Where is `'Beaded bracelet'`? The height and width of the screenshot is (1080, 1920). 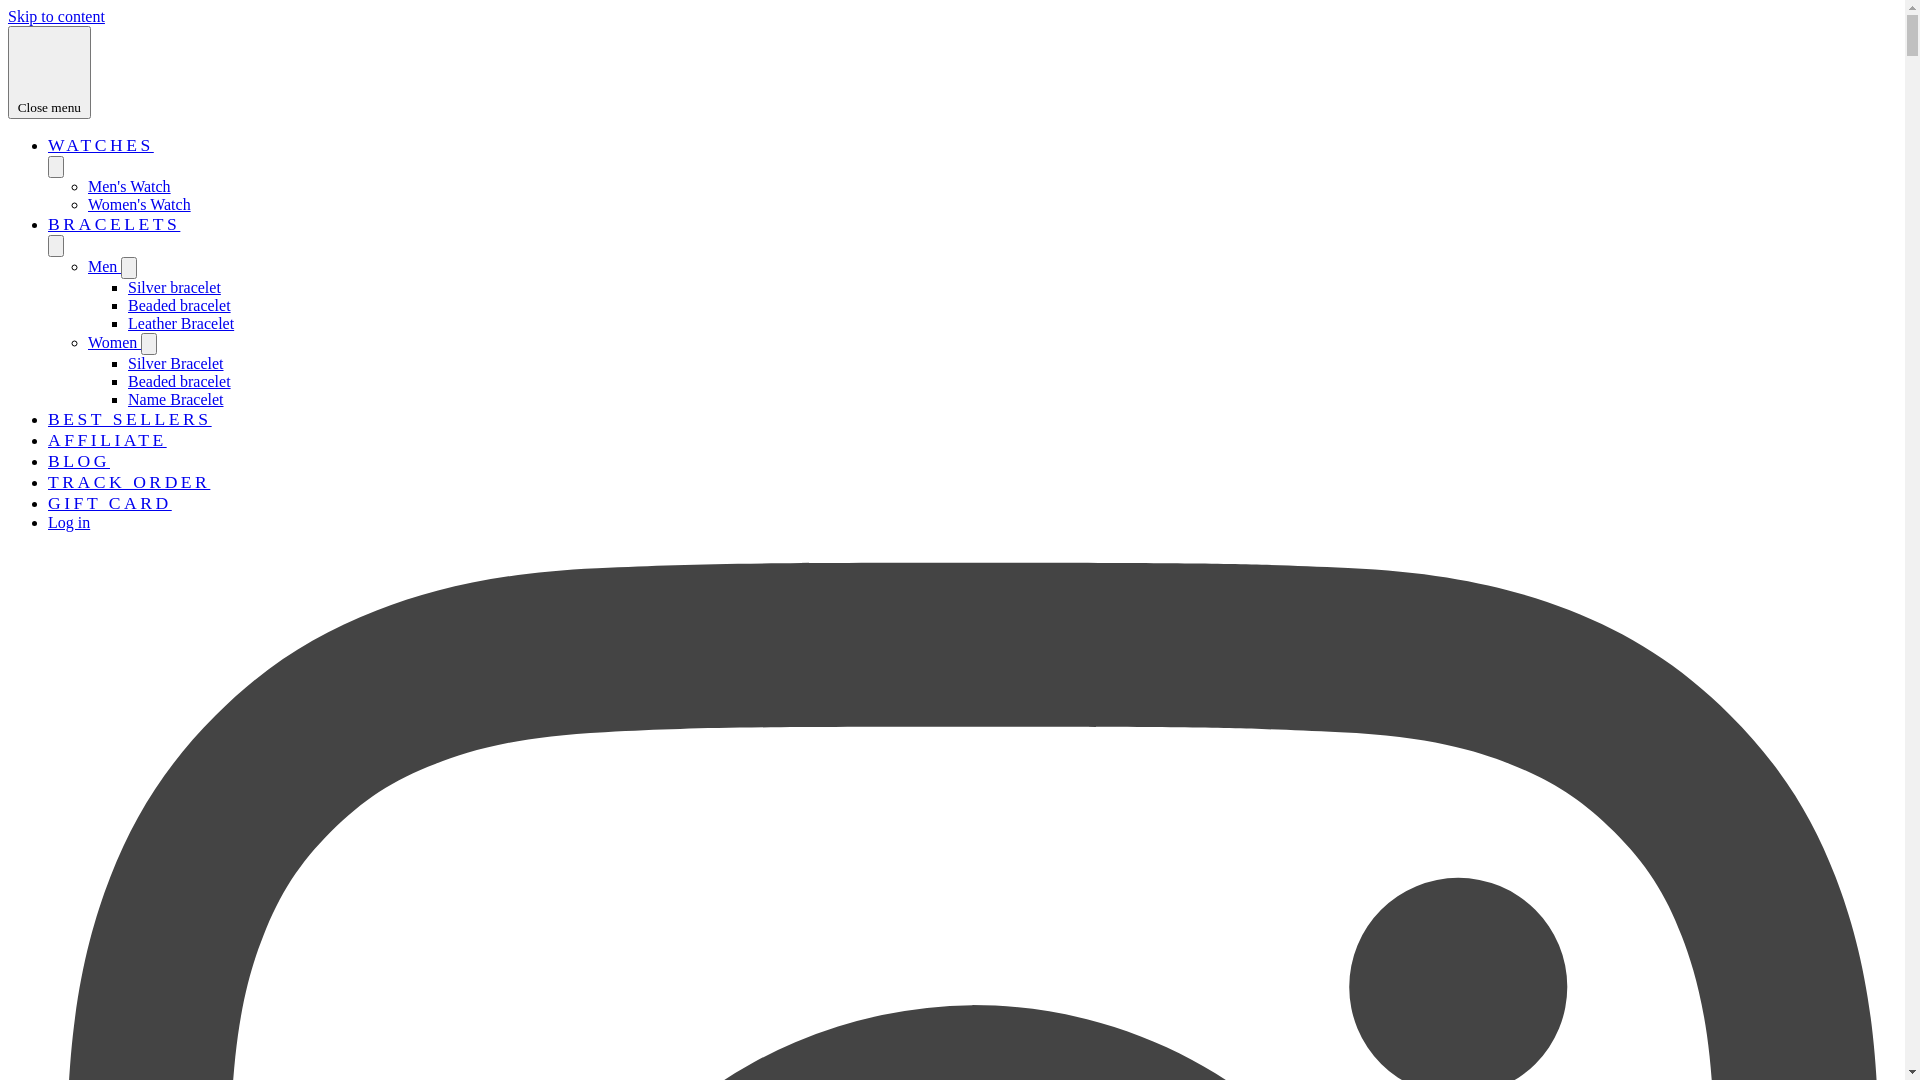 'Beaded bracelet' is located at coordinates (179, 305).